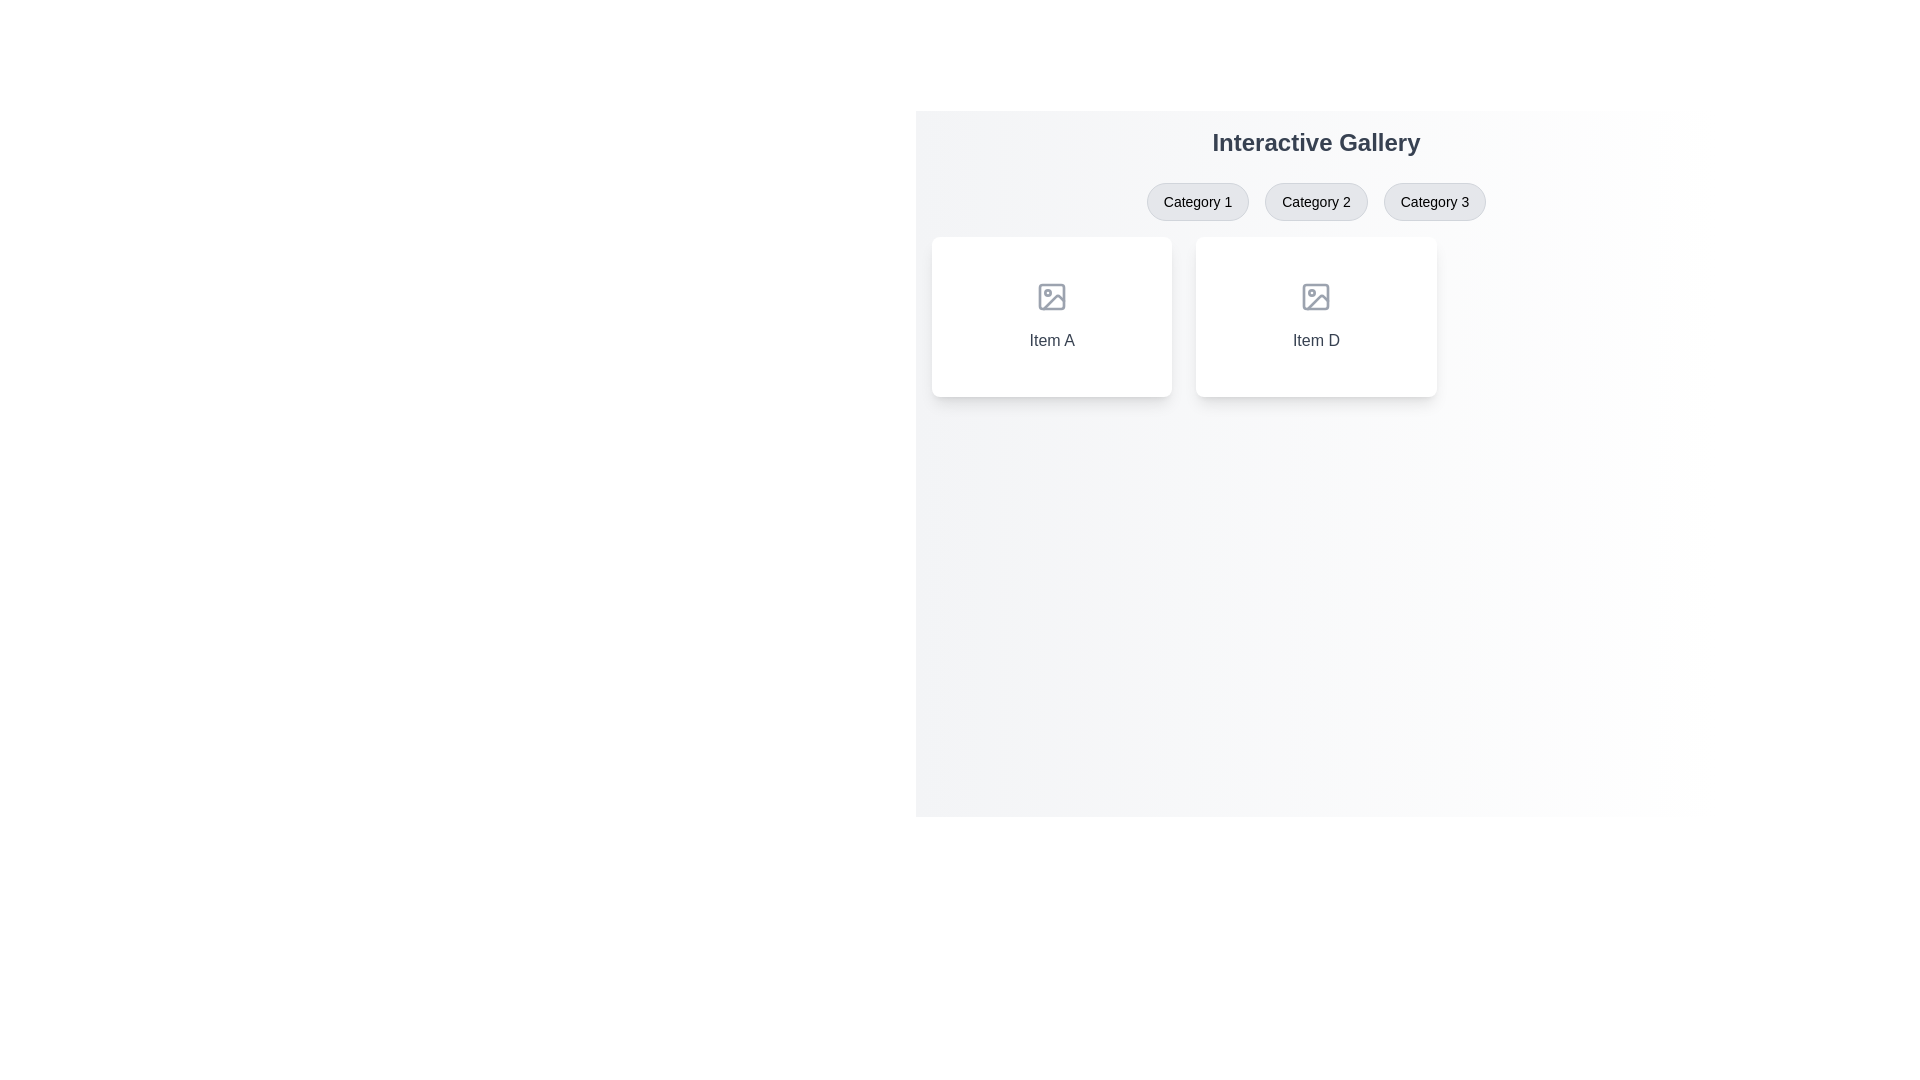 The height and width of the screenshot is (1080, 1920). I want to click on the first card in the gallery that displays the text label 'Item A', which is located slightly below the category buttons and to the left of the card labeled 'Item D', so click(1051, 315).